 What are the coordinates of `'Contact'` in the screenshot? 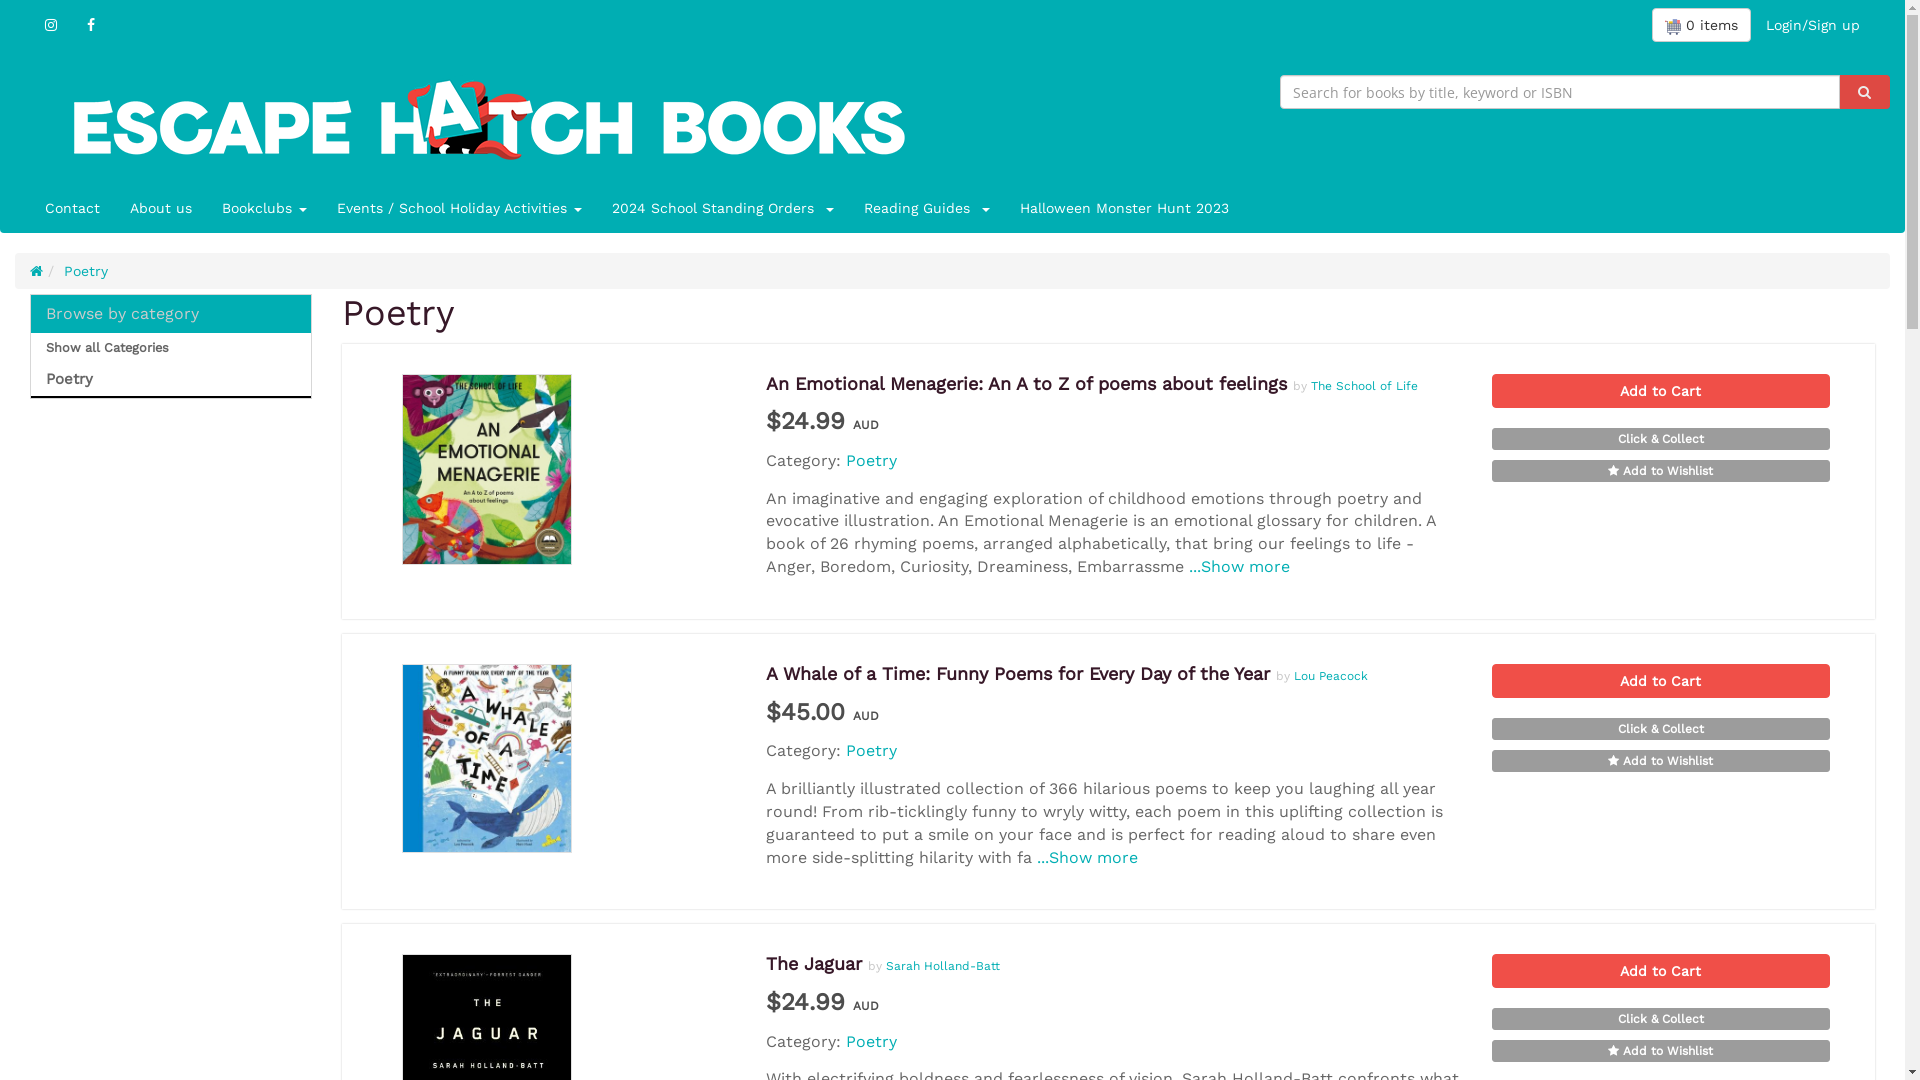 It's located at (72, 208).